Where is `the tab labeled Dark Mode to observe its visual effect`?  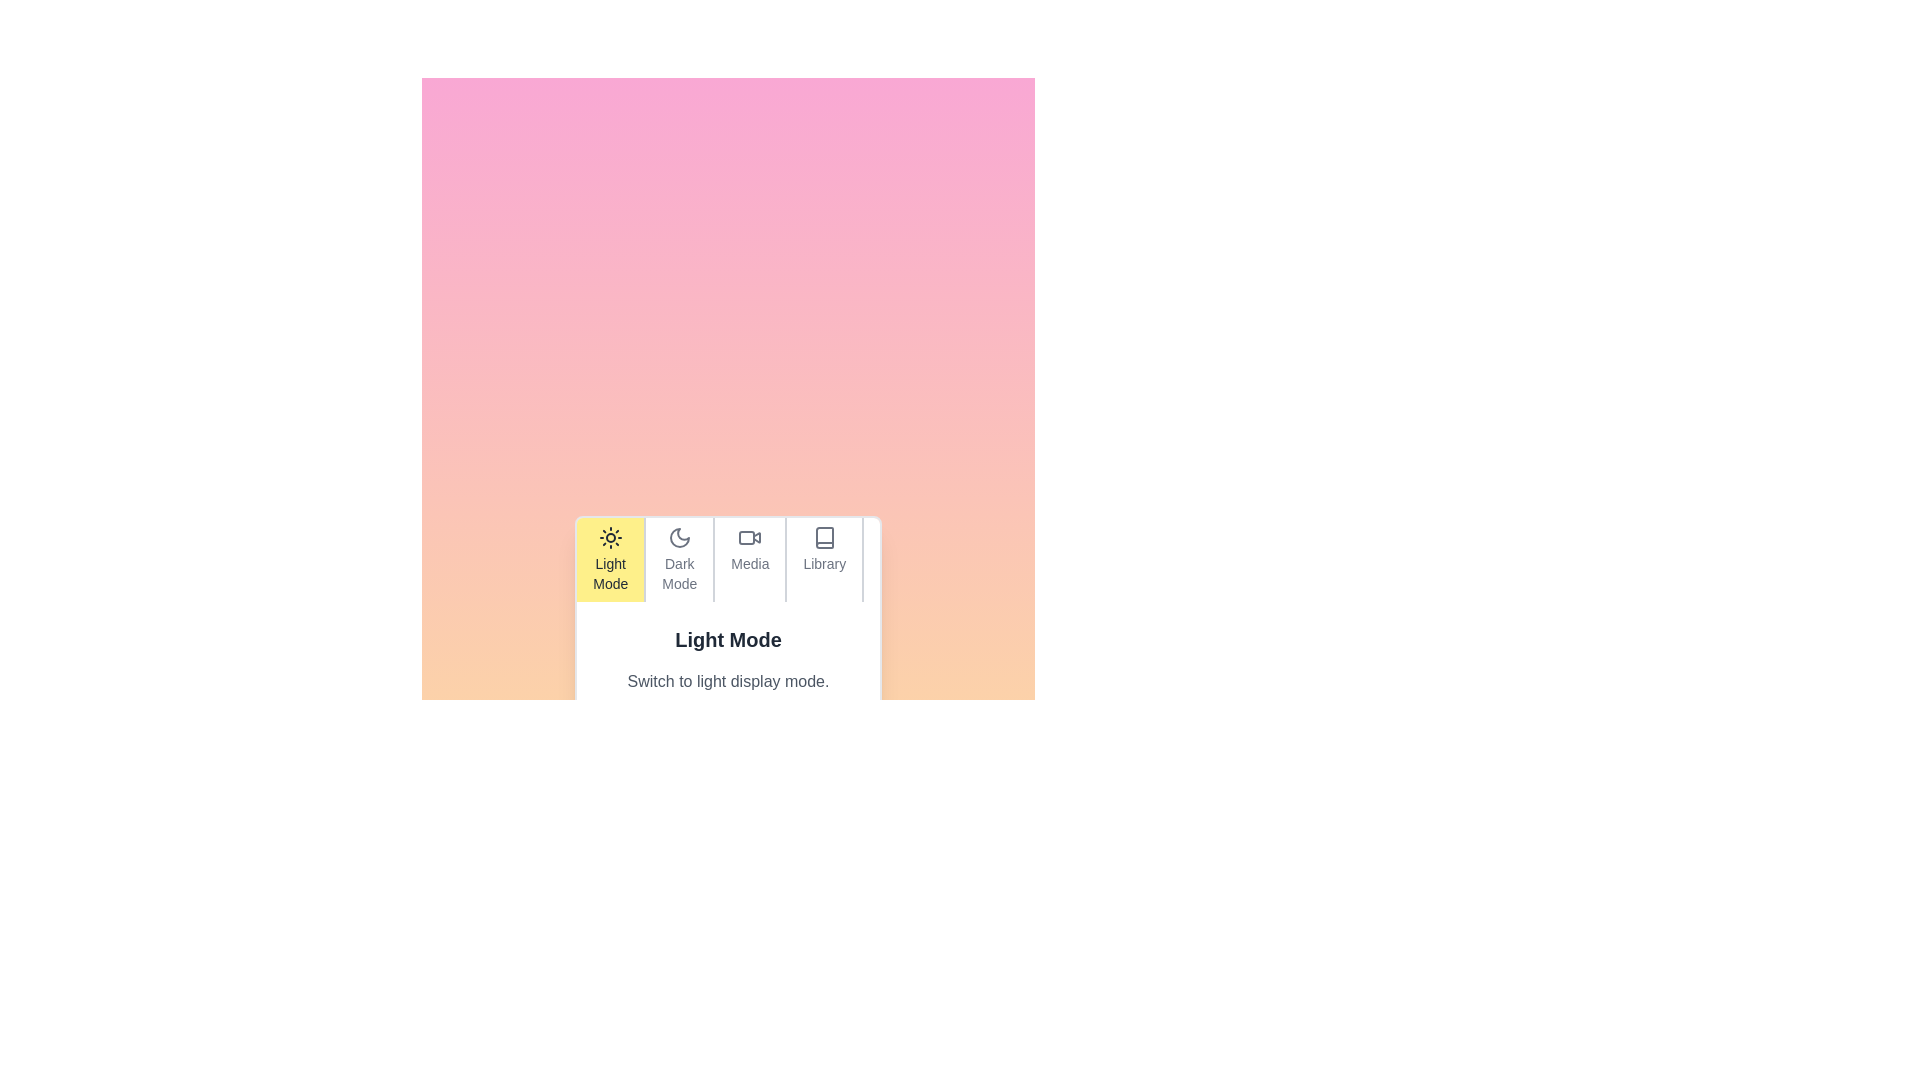
the tab labeled Dark Mode to observe its visual effect is located at coordinates (677, 559).